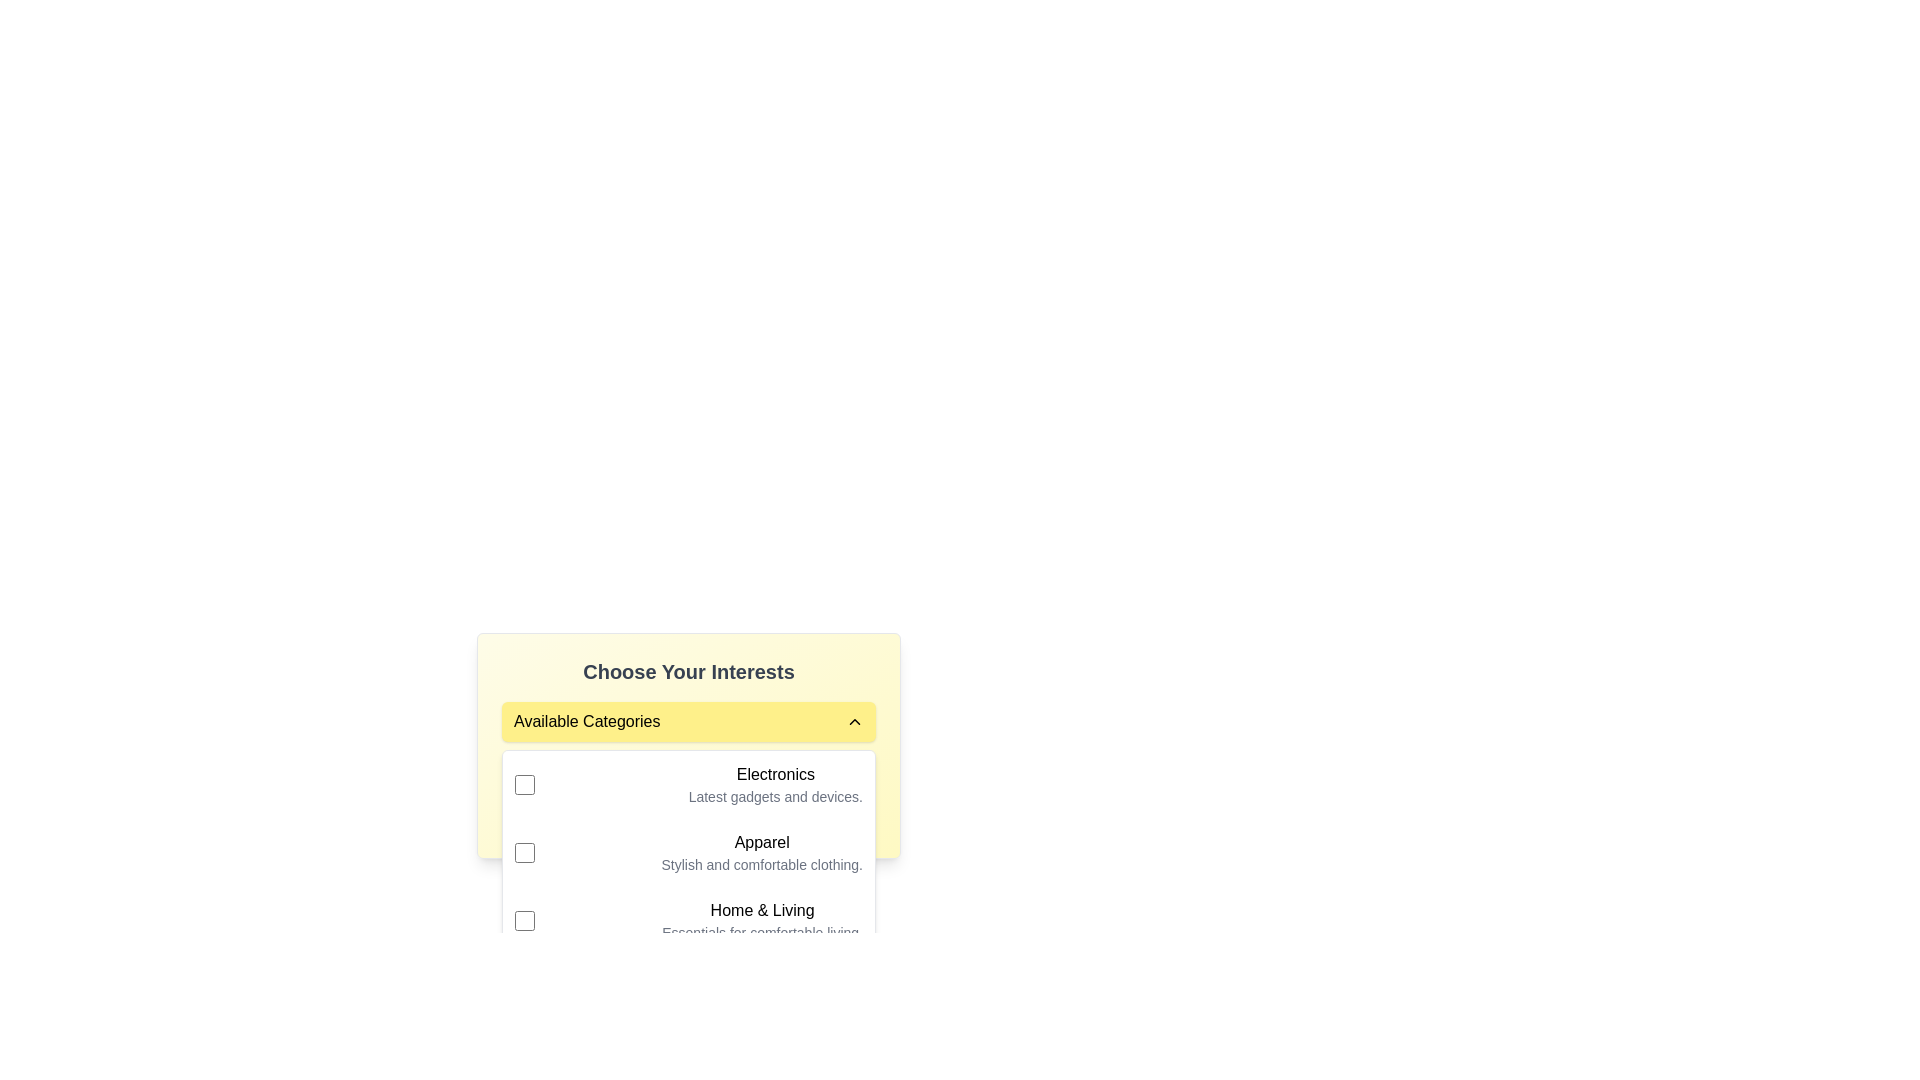 The height and width of the screenshot is (1080, 1920). What do you see at coordinates (689, 784) in the screenshot?
I see `the first selectable list item labeled 'Electronics' within the 'Available Categories' dropdown` at bounding box center [689, 784].